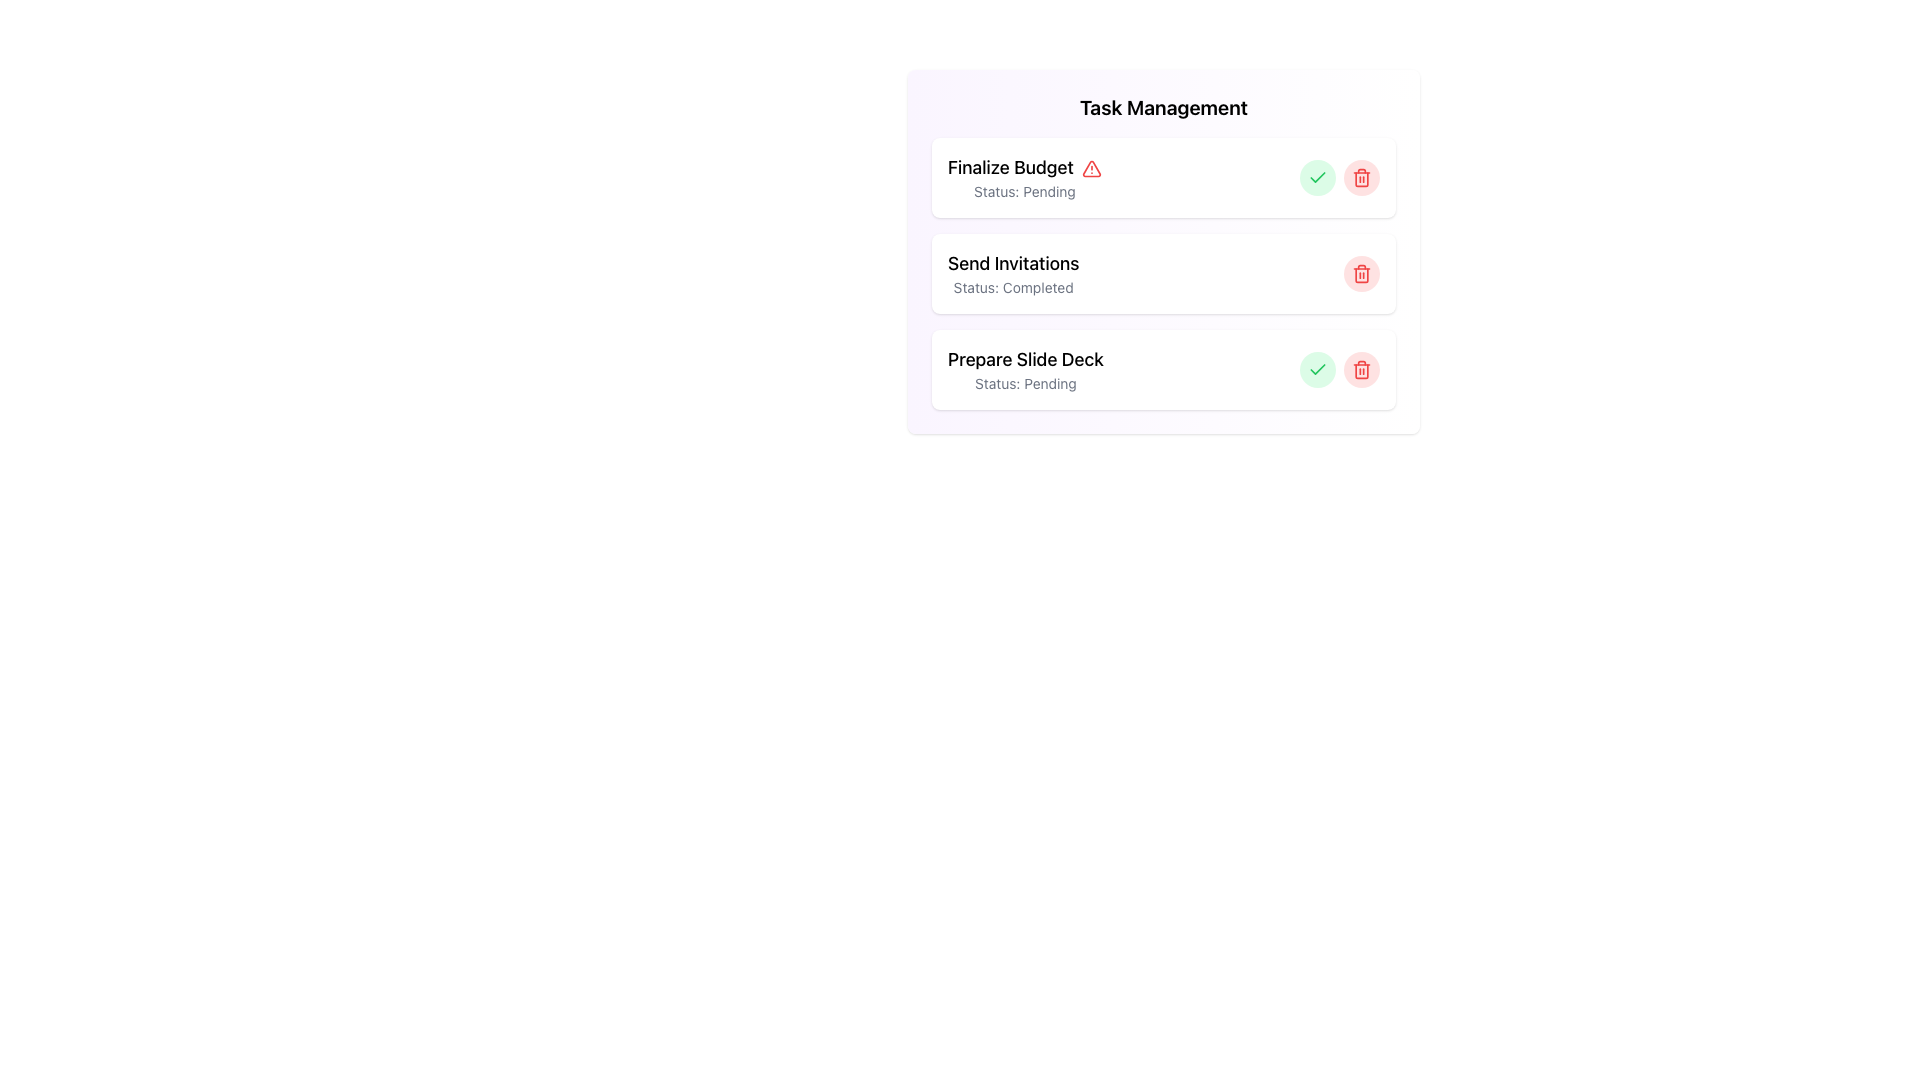 The image size is (1920, 1080). Describe the element at coordinates (1361, 176) in the screenshot. I see `the delete button located at the far right of the task management section` at that location.